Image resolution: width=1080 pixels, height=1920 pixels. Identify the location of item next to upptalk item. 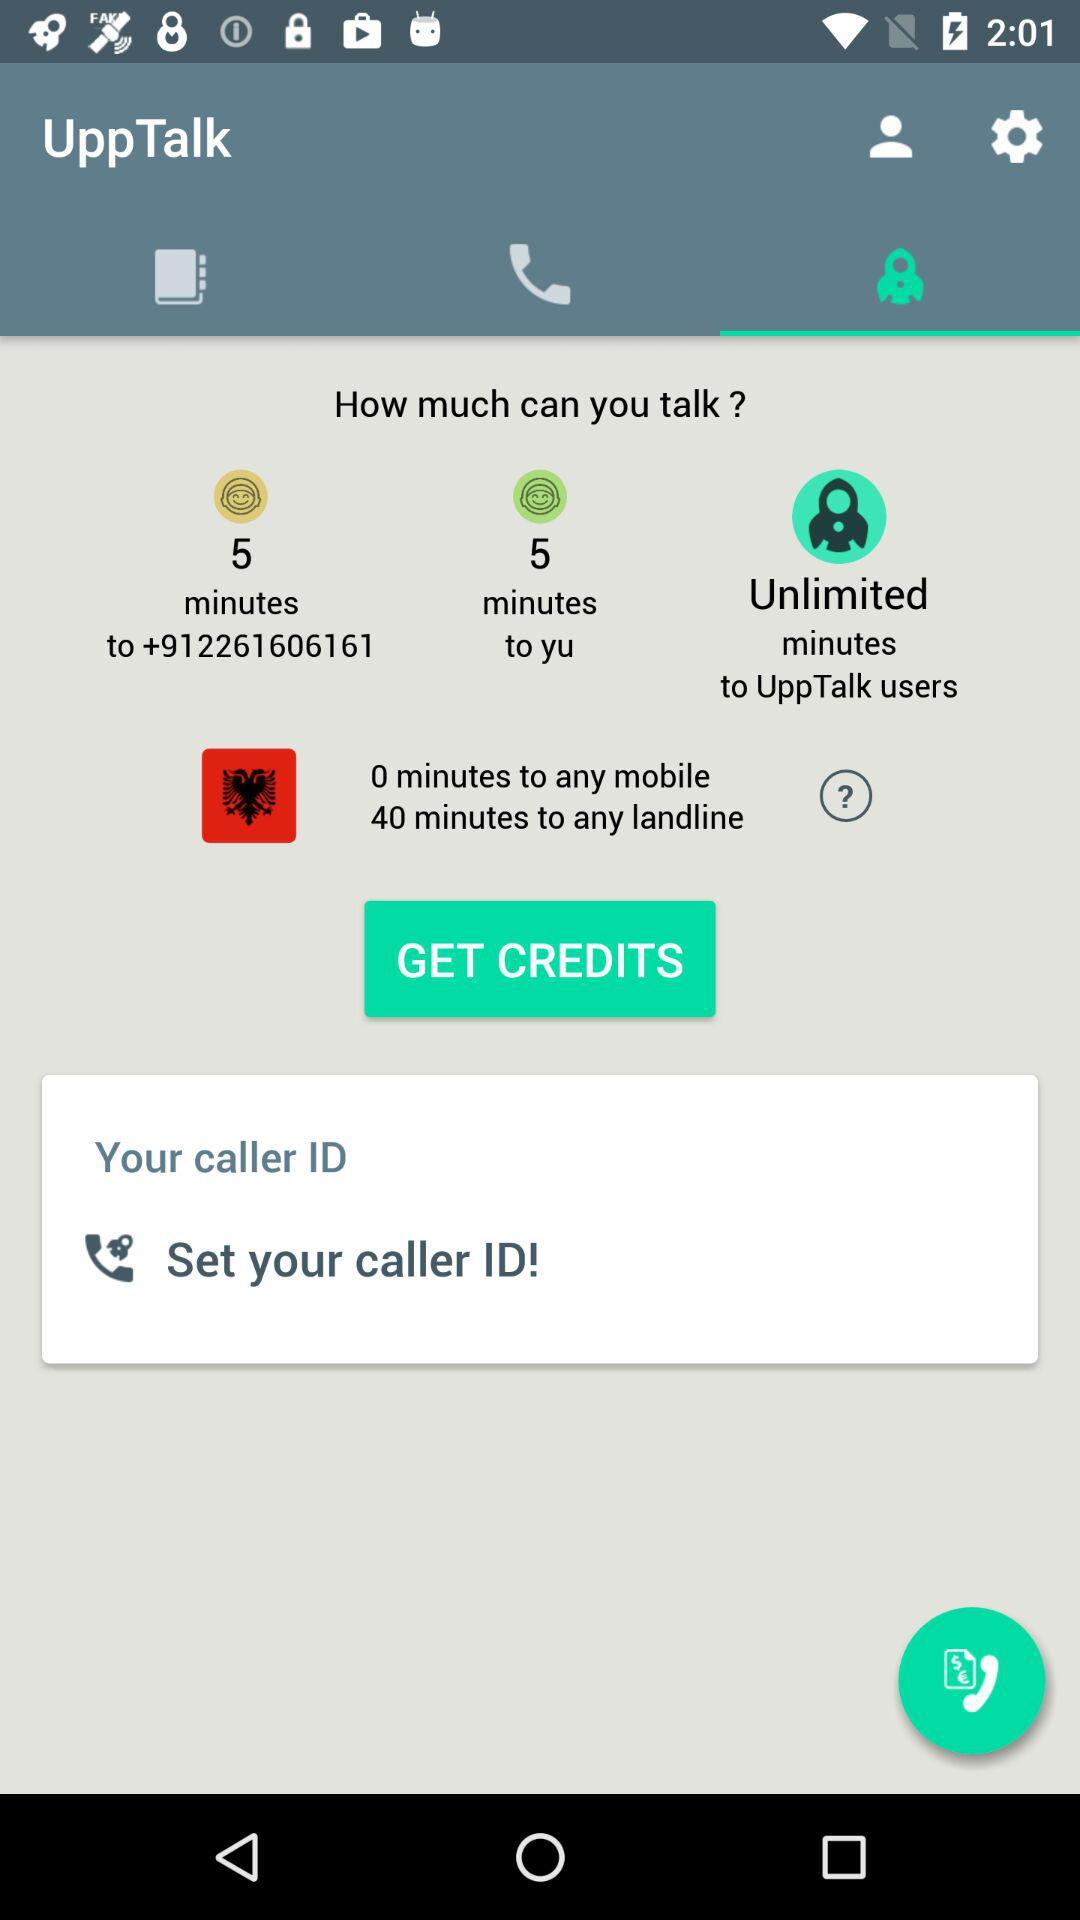
(890, 135).